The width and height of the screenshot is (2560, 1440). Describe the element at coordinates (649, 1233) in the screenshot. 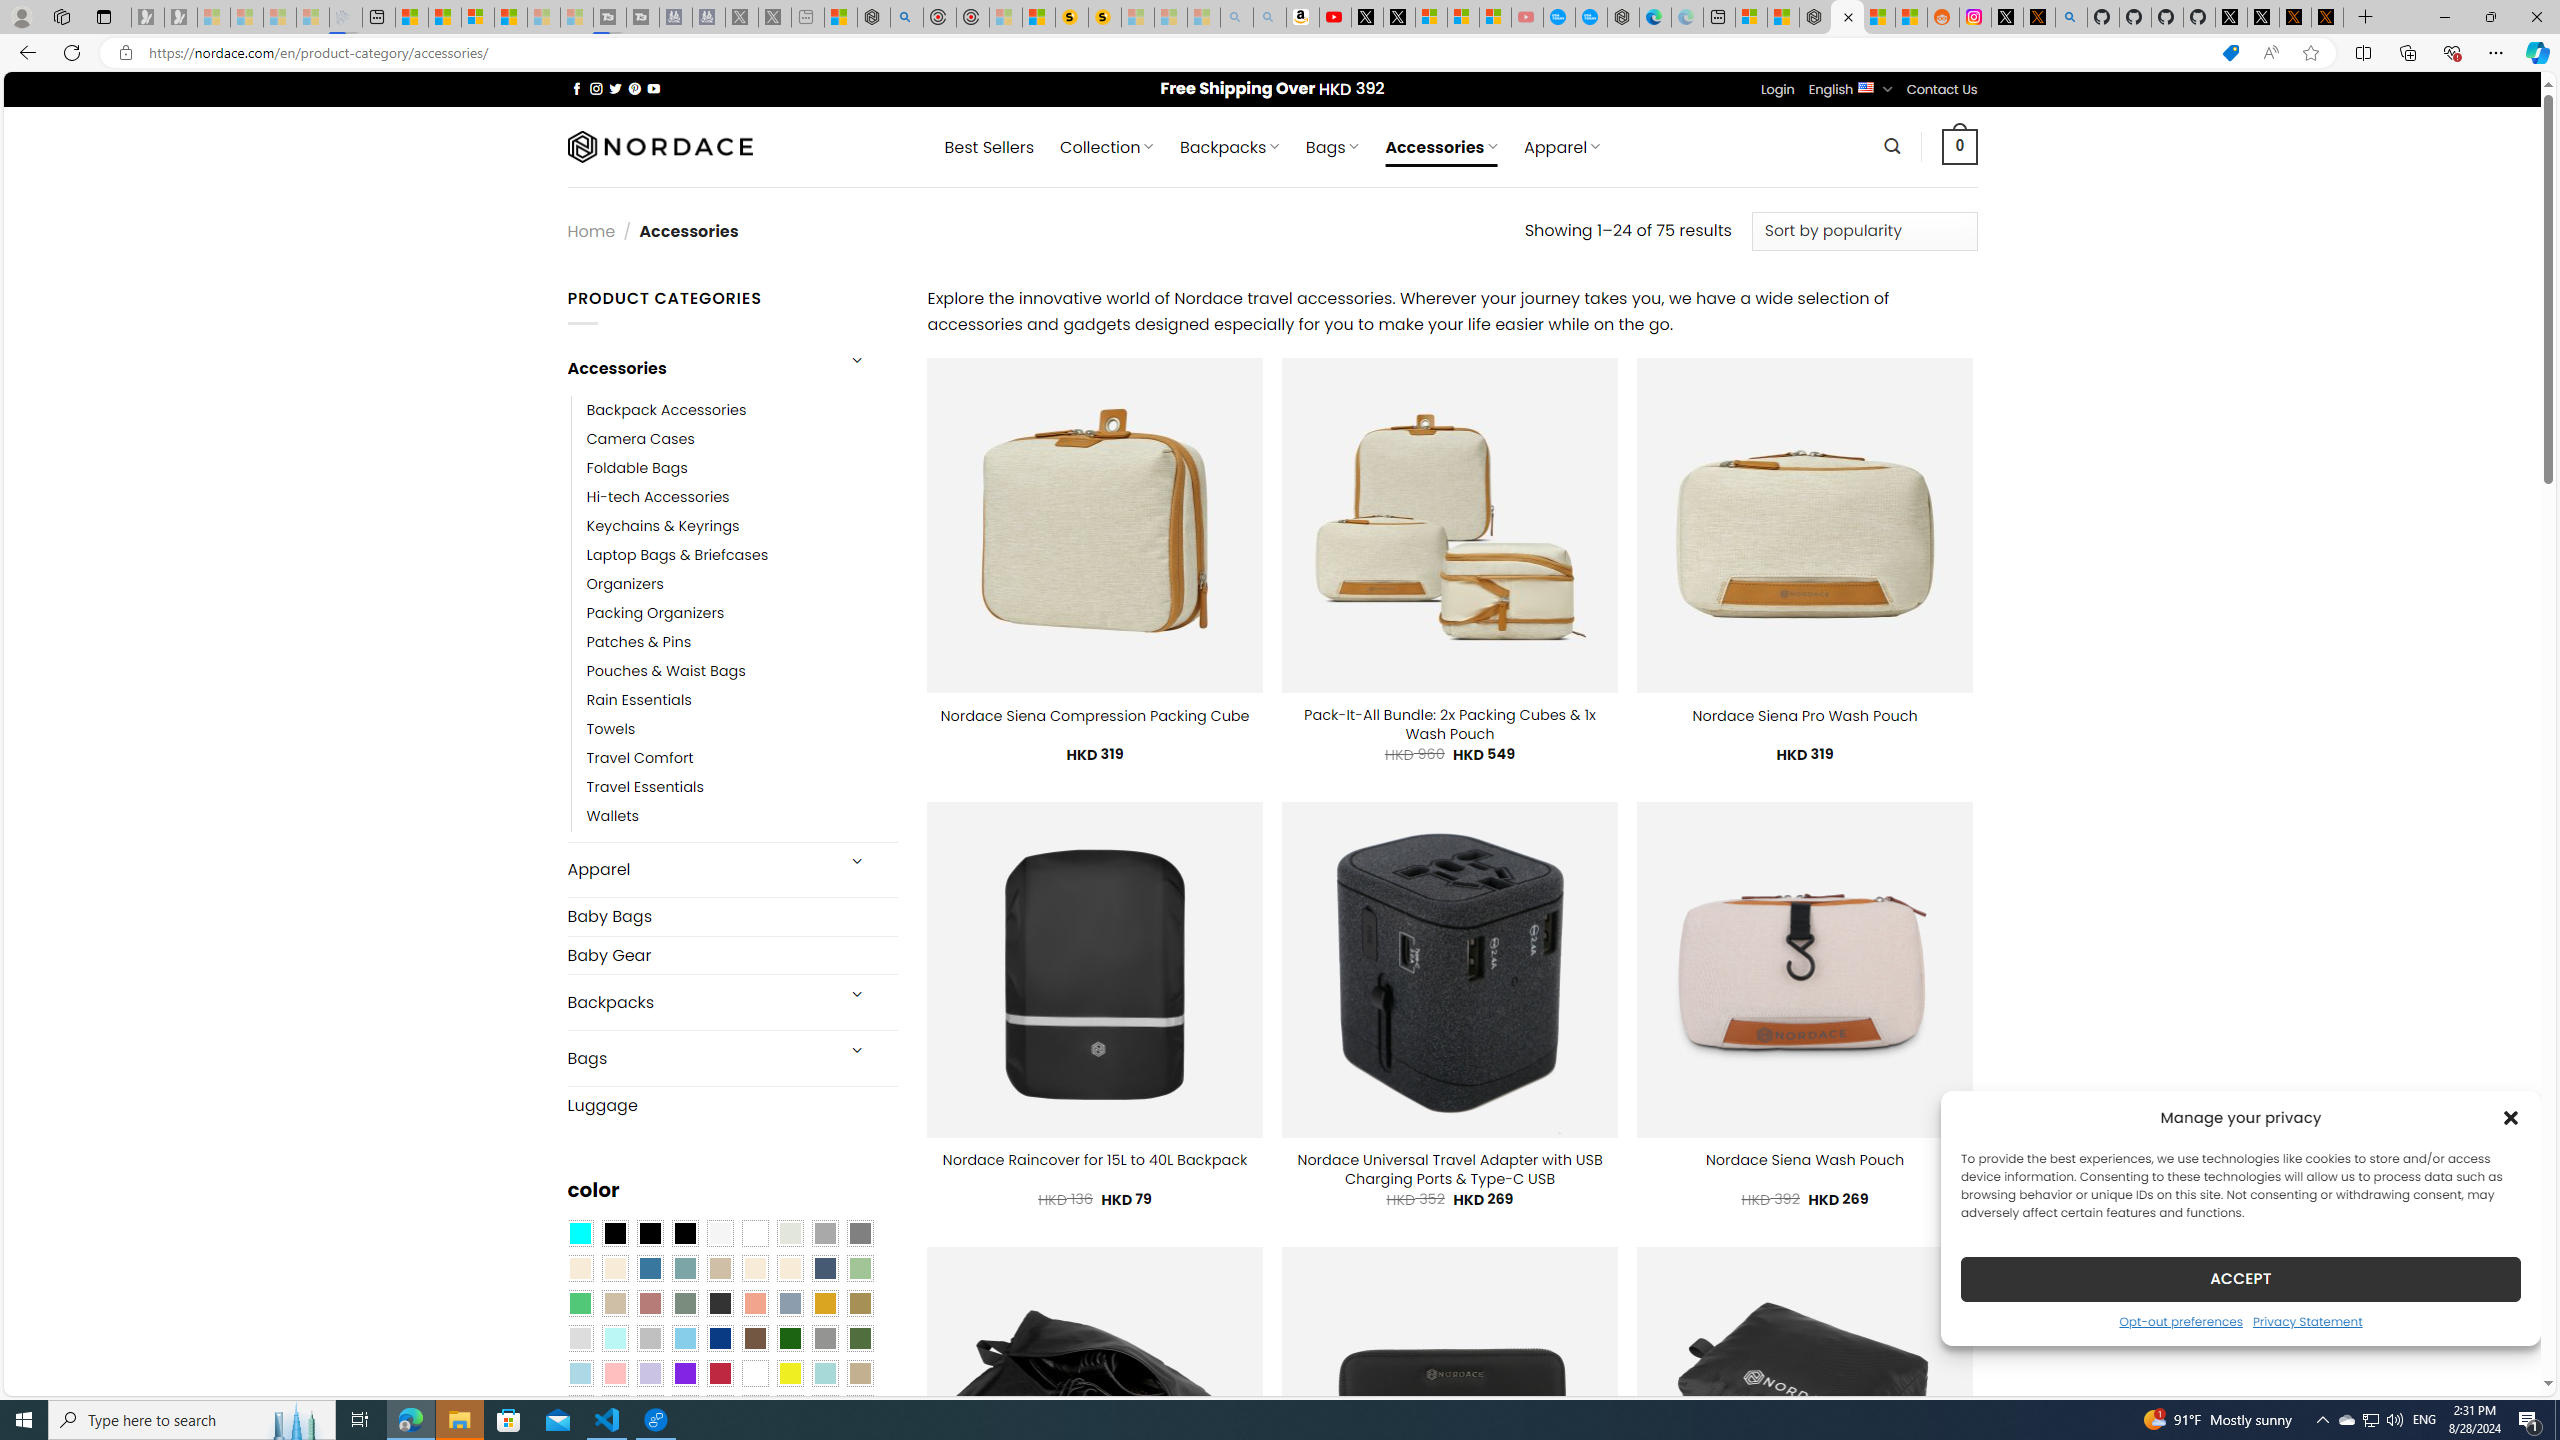

I see `'Black'` at that location.